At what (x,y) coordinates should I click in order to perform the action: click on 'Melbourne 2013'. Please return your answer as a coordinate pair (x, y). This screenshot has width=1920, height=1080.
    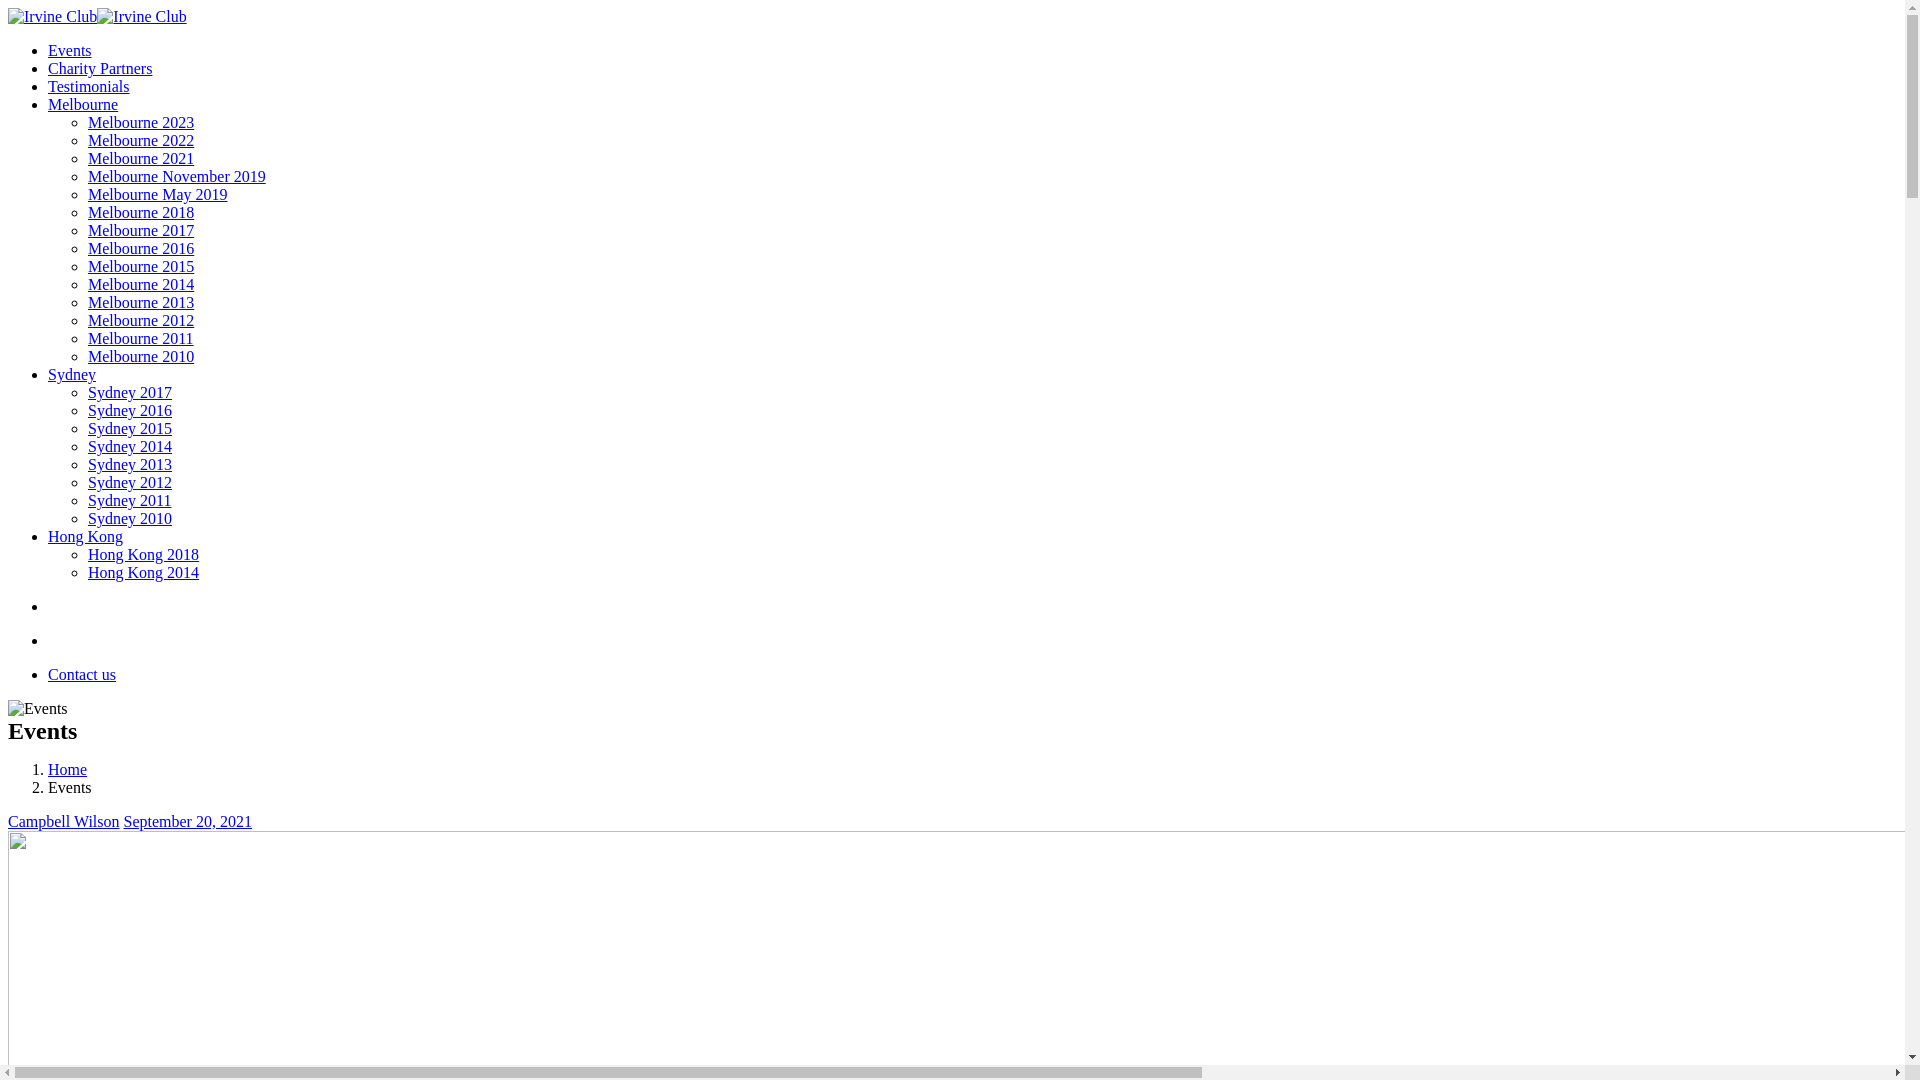
    Looking at the image, I should click on (139, 302).